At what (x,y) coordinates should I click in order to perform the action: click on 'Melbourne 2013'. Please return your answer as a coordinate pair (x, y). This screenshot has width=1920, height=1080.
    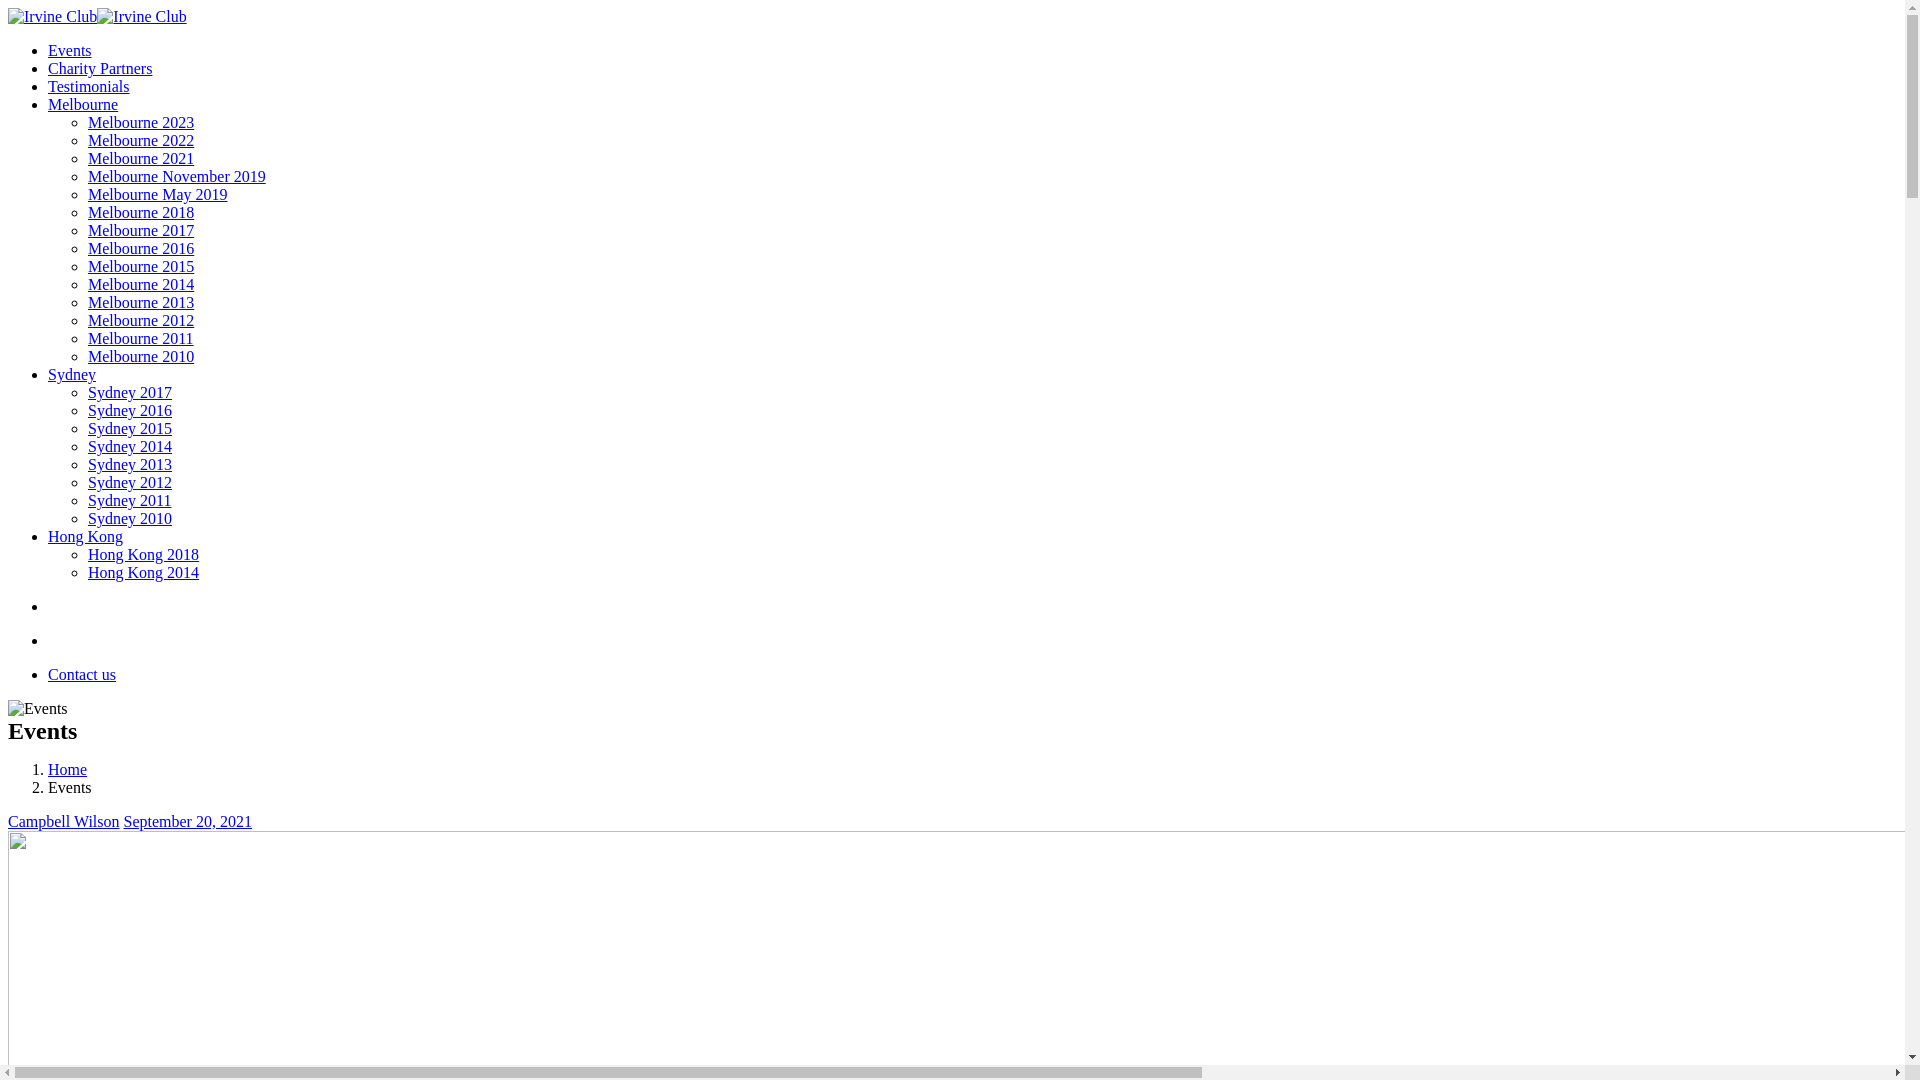
    Looking at the image, I should click on (139, 302).